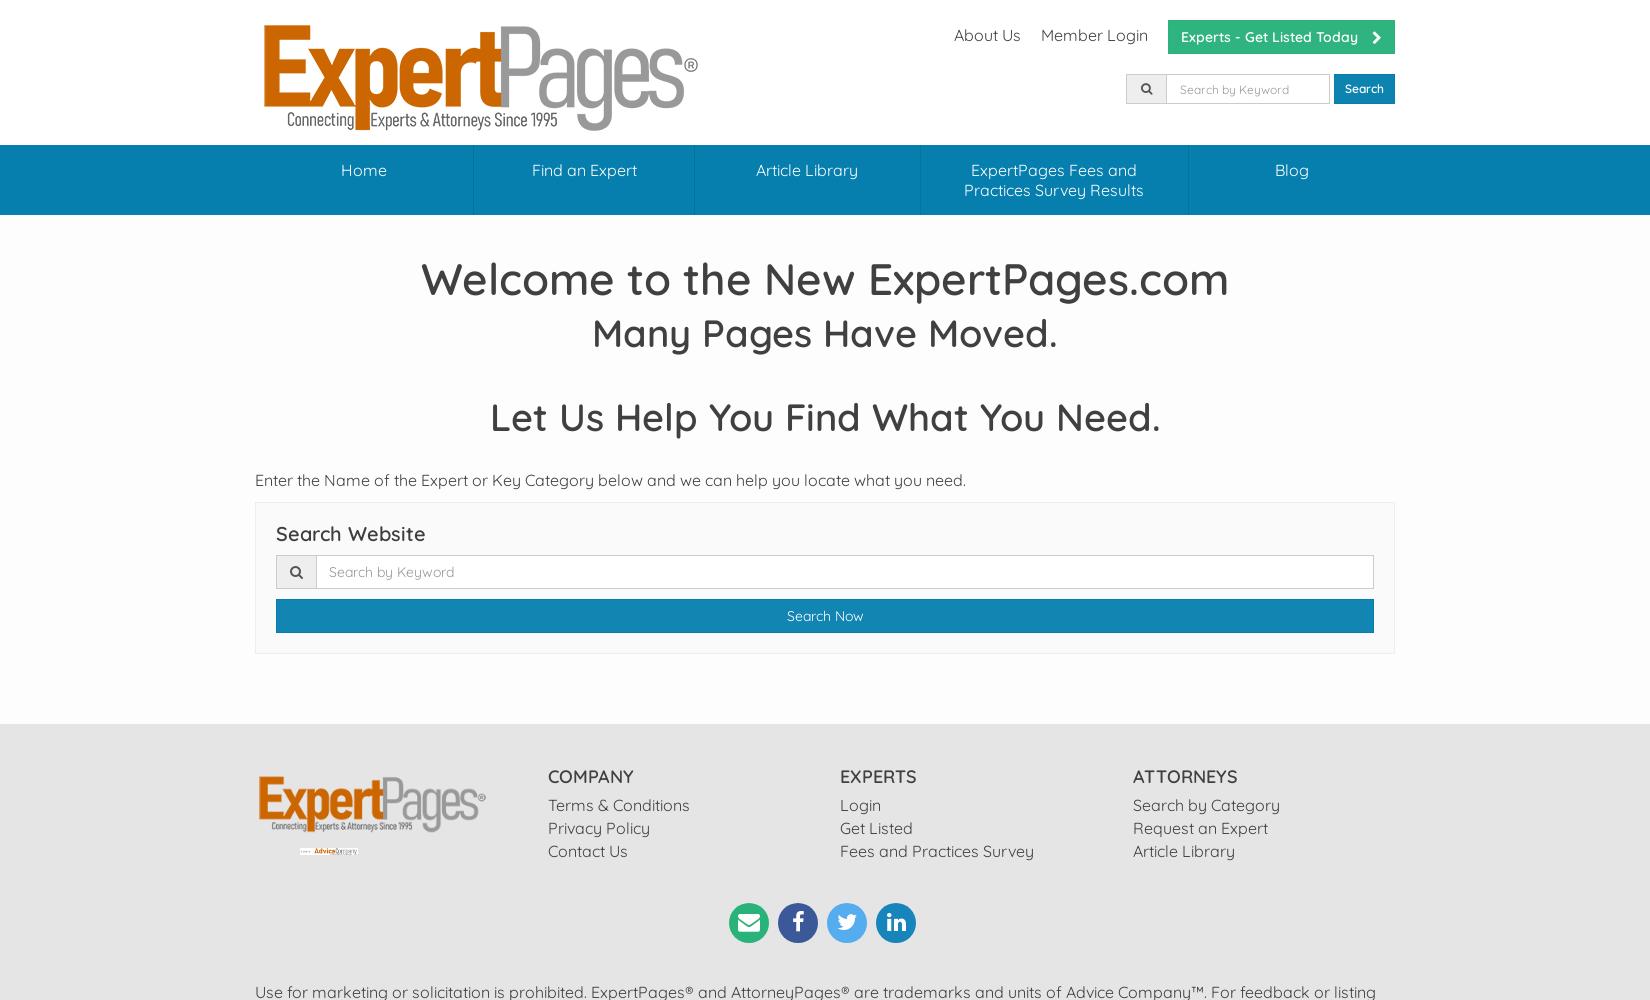 This screenshot has height=1000, width=1650. What do you see at coordinates (878, 775) in the screenshot?
I see `'EXPERTS'` at bounding box center [878, 775].